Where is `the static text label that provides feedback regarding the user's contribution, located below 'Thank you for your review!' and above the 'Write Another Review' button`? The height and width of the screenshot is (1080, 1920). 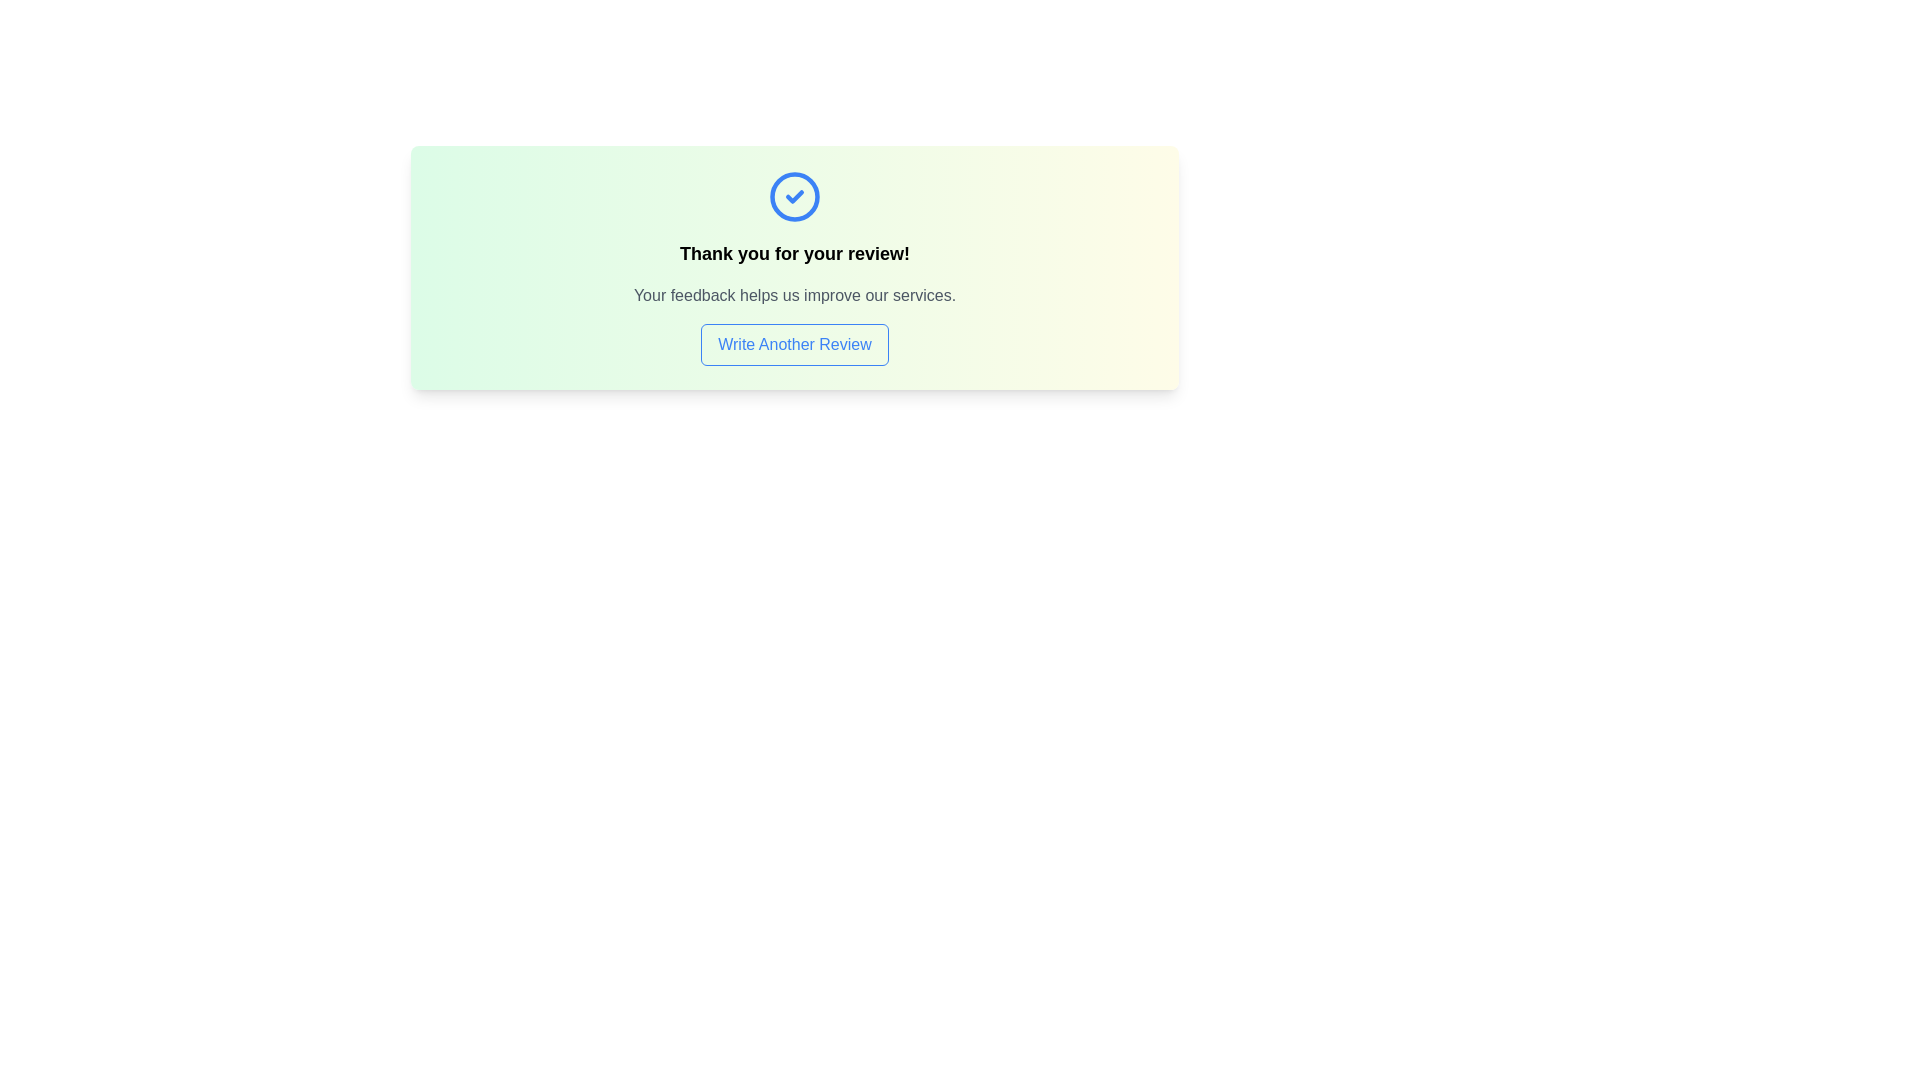
the static text label that provides feedback regarding the user's contribution, located below 'Thank you for your review!' and above the 'Write Another Review' button is located at coordinates (794, 296).